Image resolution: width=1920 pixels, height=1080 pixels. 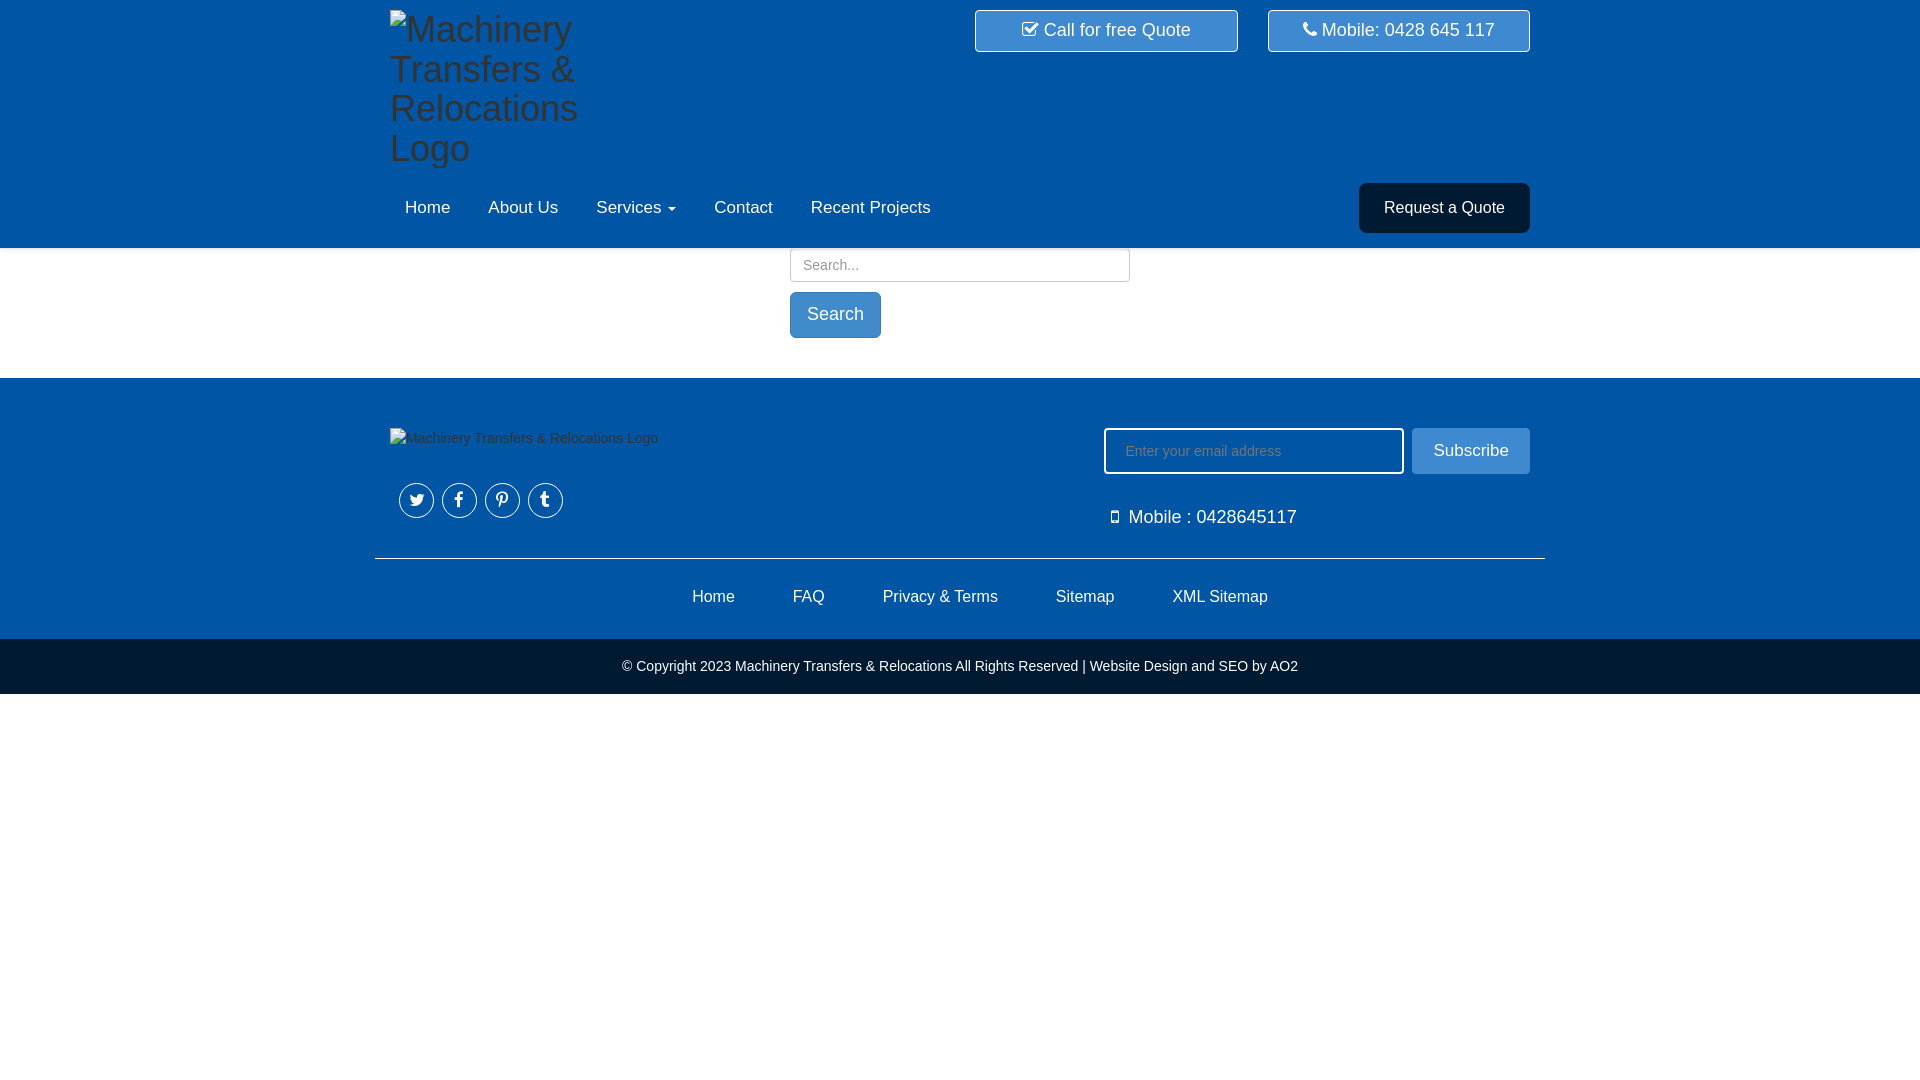 I want to click on 'Privacy & Terms', so click(x=939, y=595).